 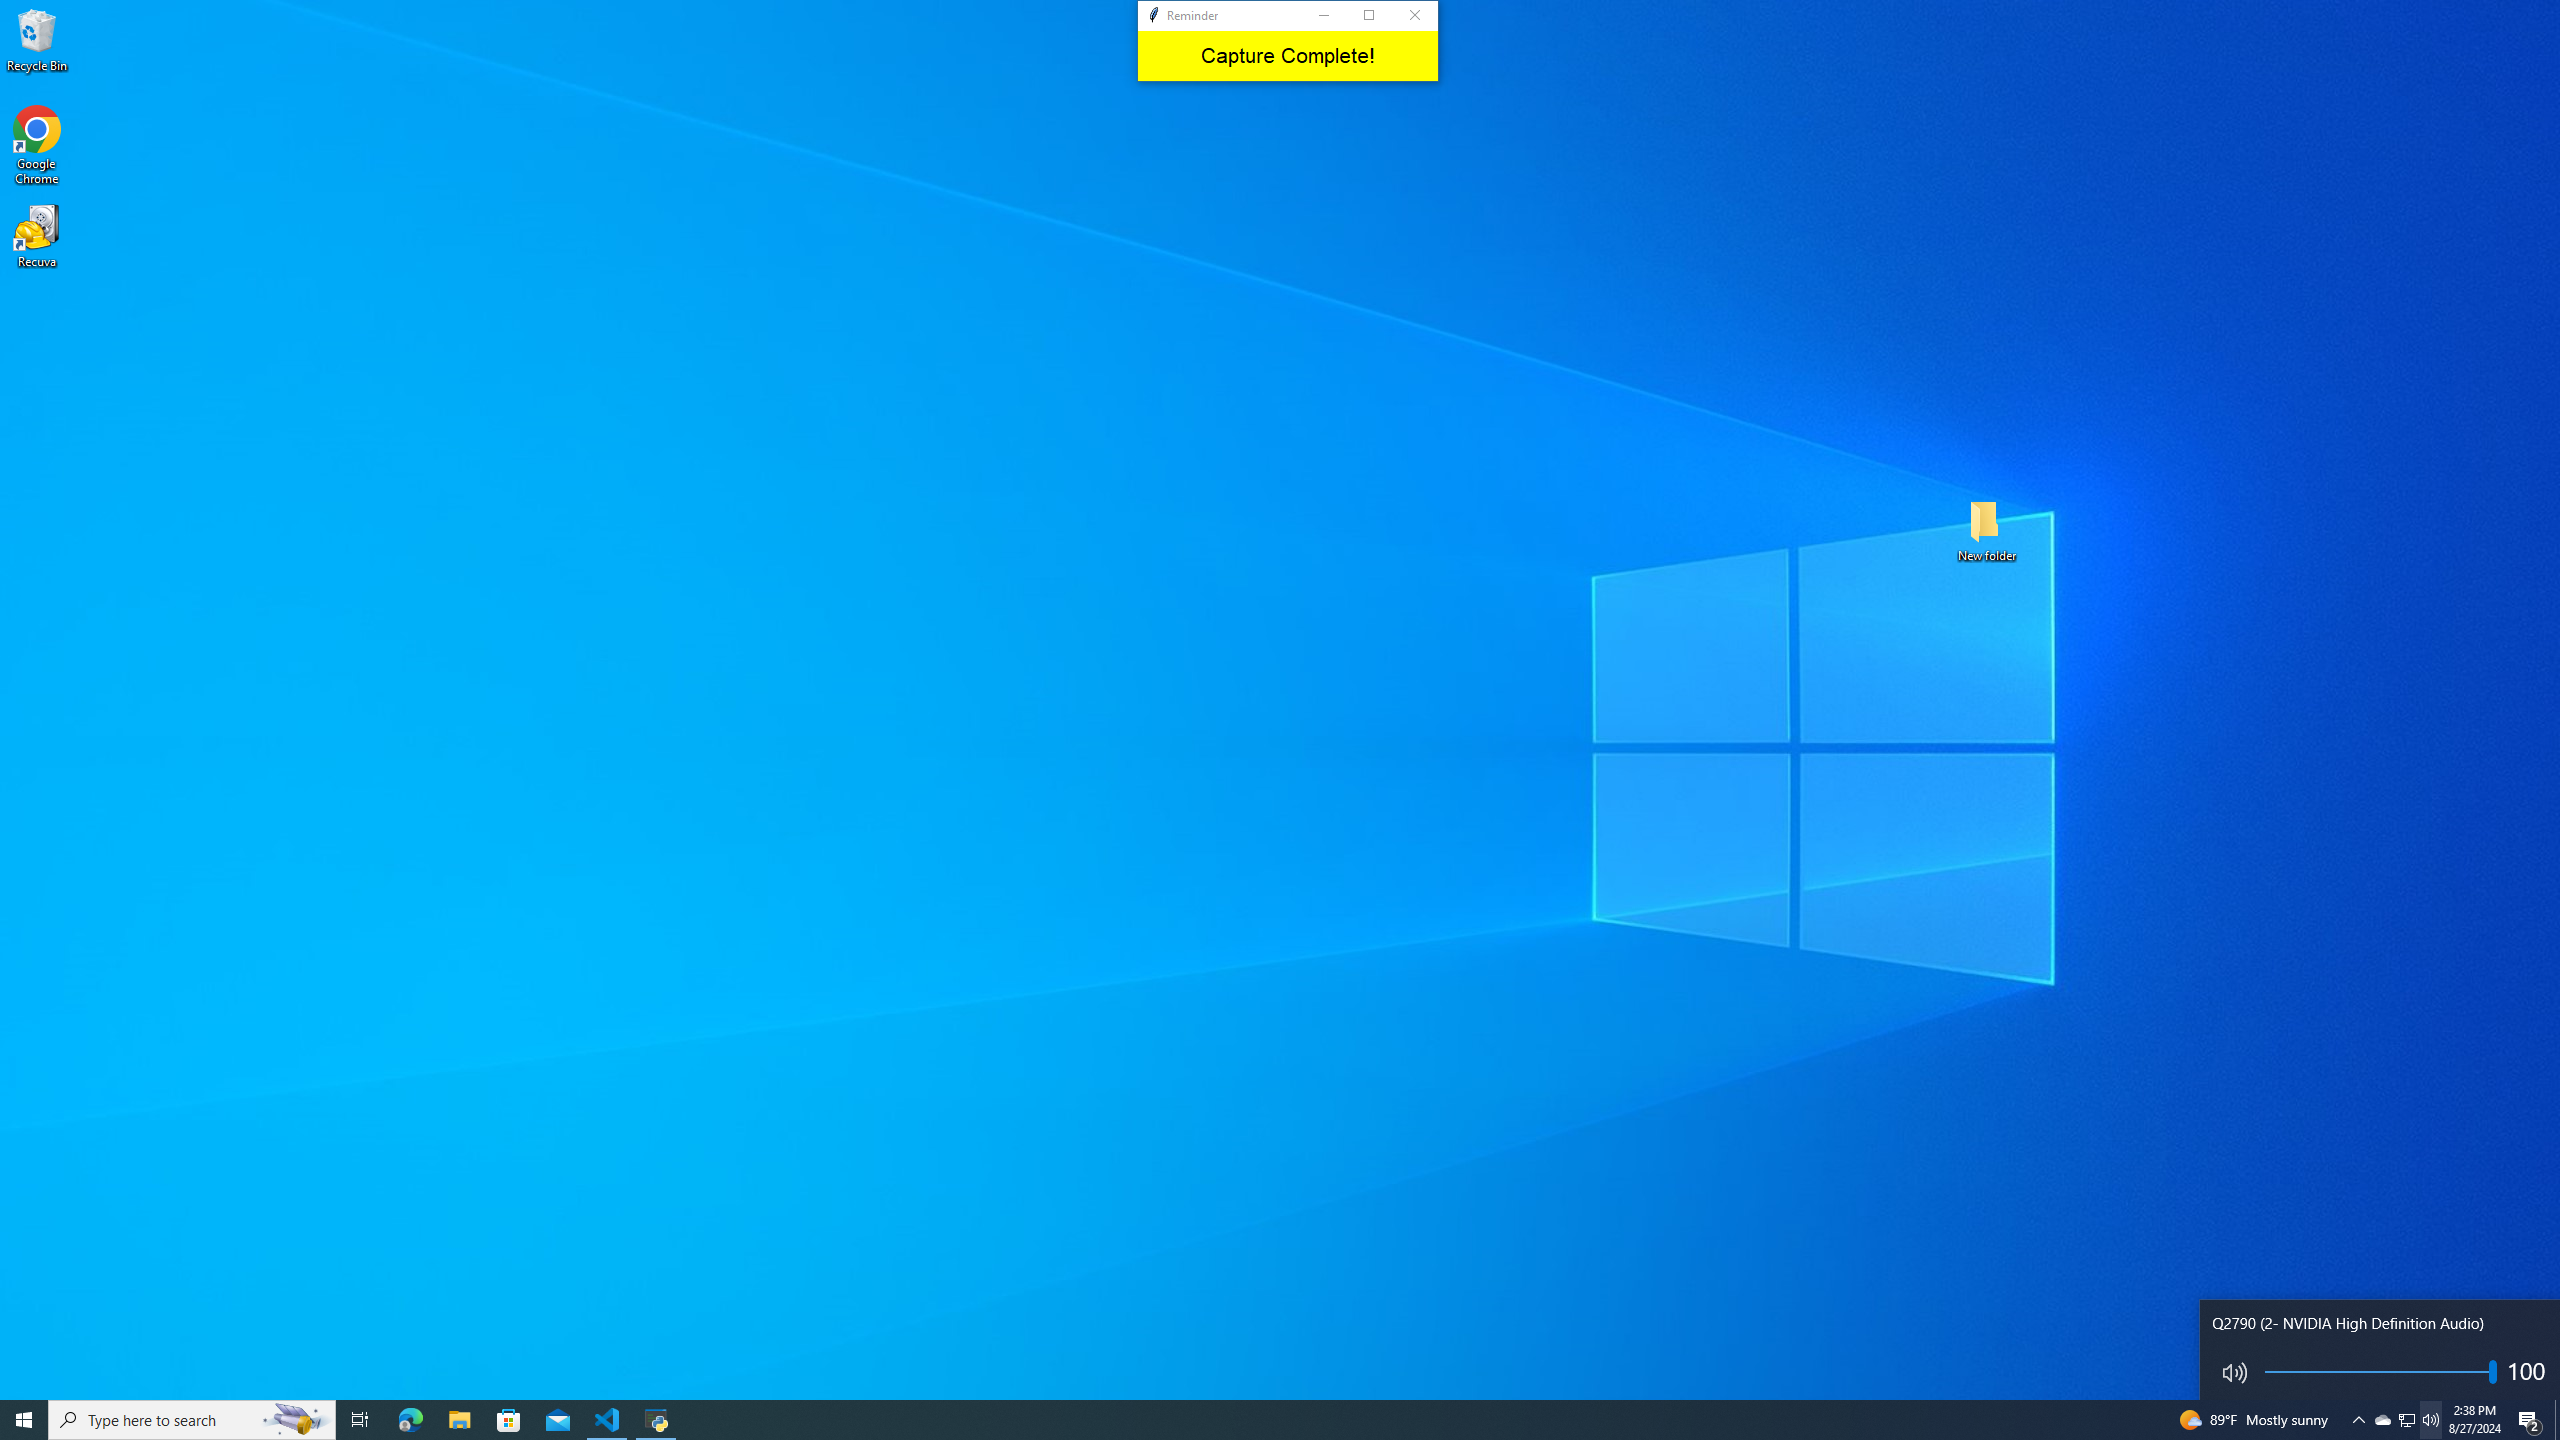 What do you see at coordinates (2530, 1418) in the screenshot?
I see `'Action Center, 2 new notifications'` at bounding box center [2530, 1418].